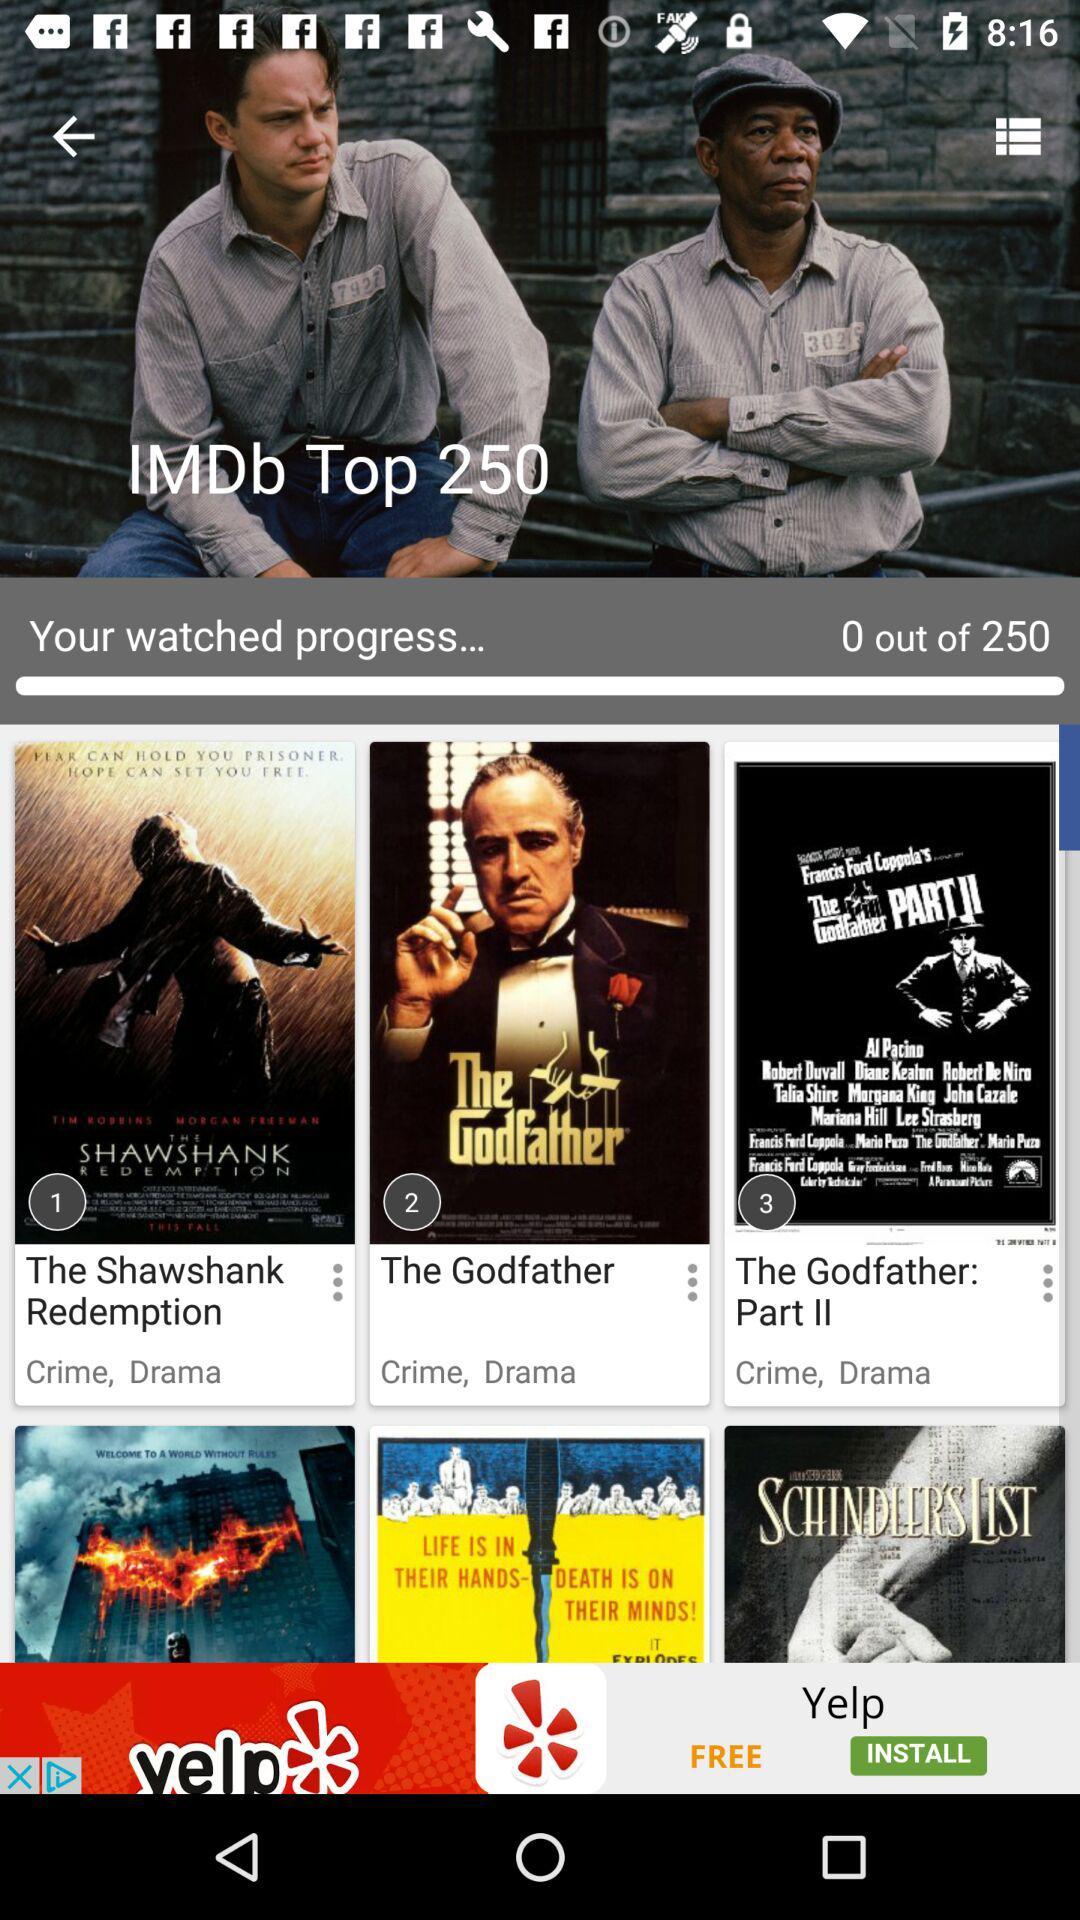 This screenshot has height=1920, width=1080. I want to click on second movie thumbnail, so click(538, 1045).